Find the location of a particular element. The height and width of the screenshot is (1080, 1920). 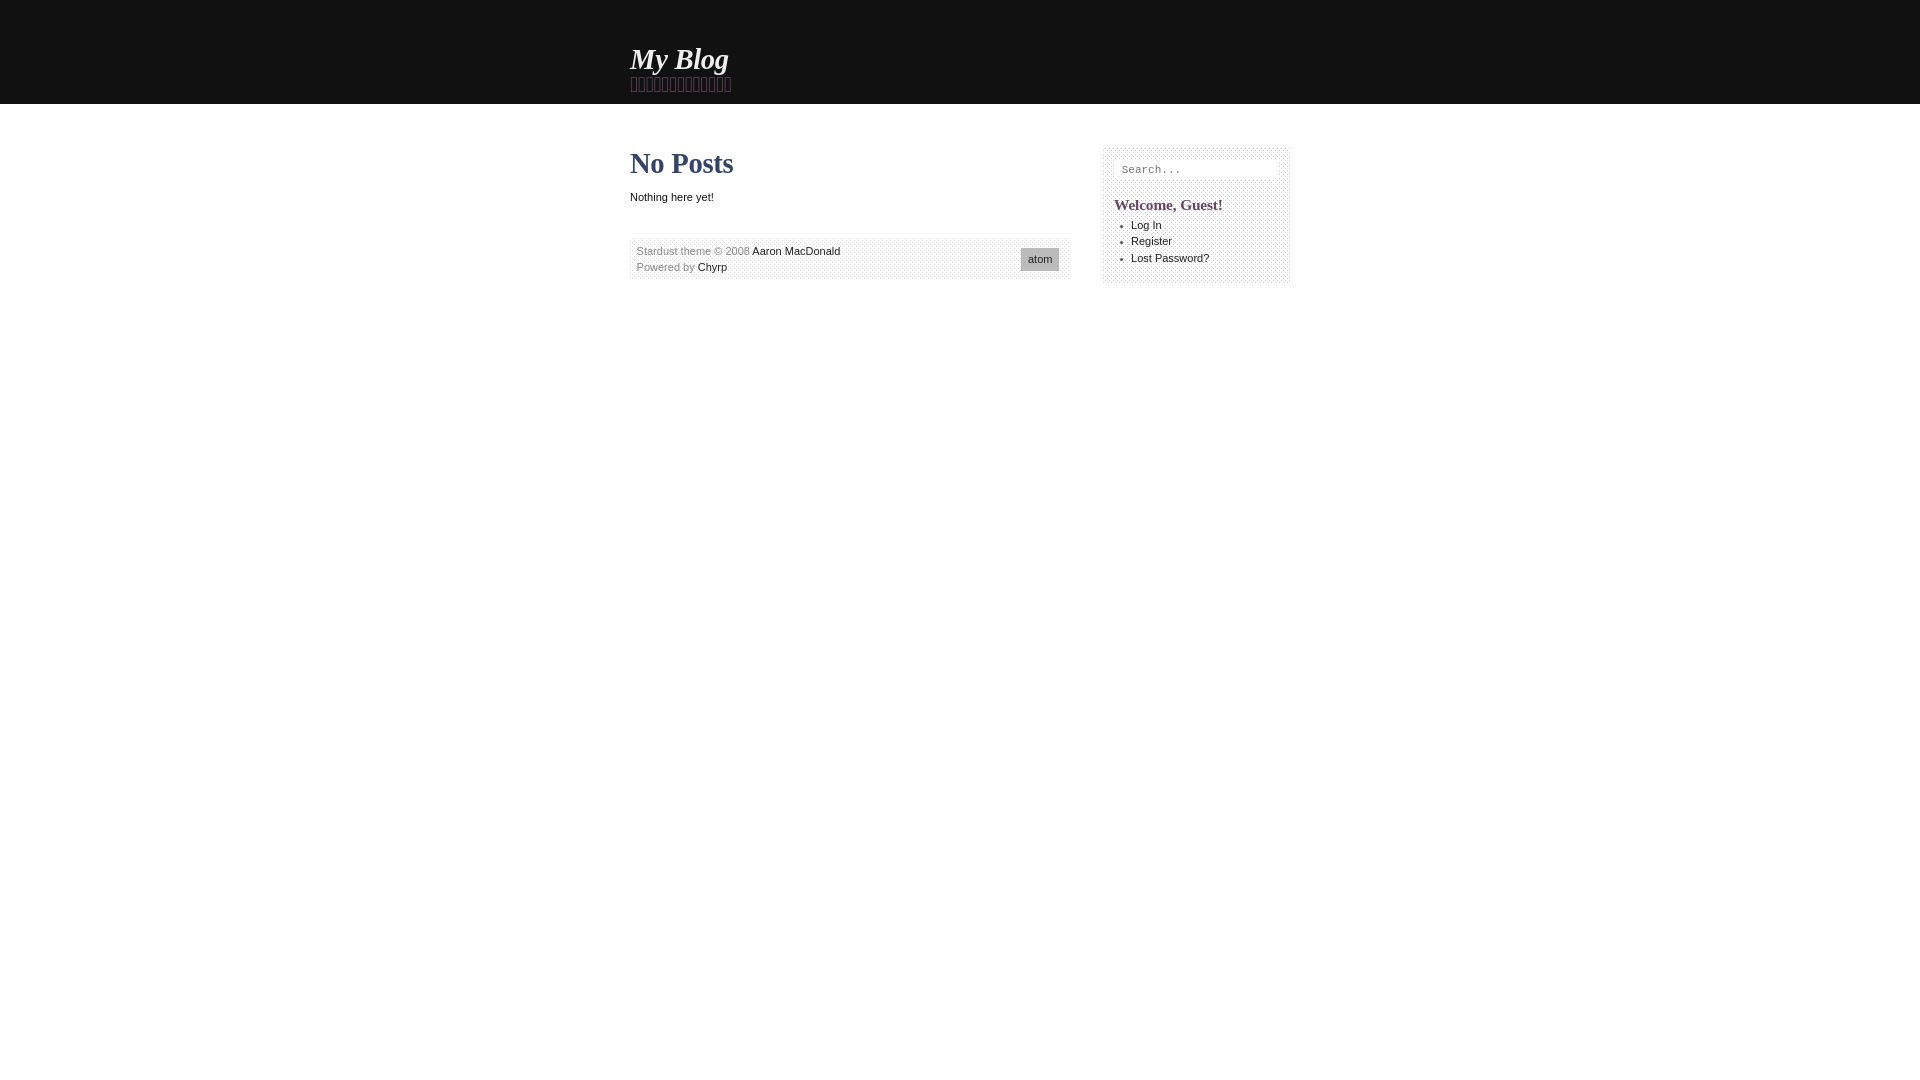

'Register' is located at coordinates (1151, 239).